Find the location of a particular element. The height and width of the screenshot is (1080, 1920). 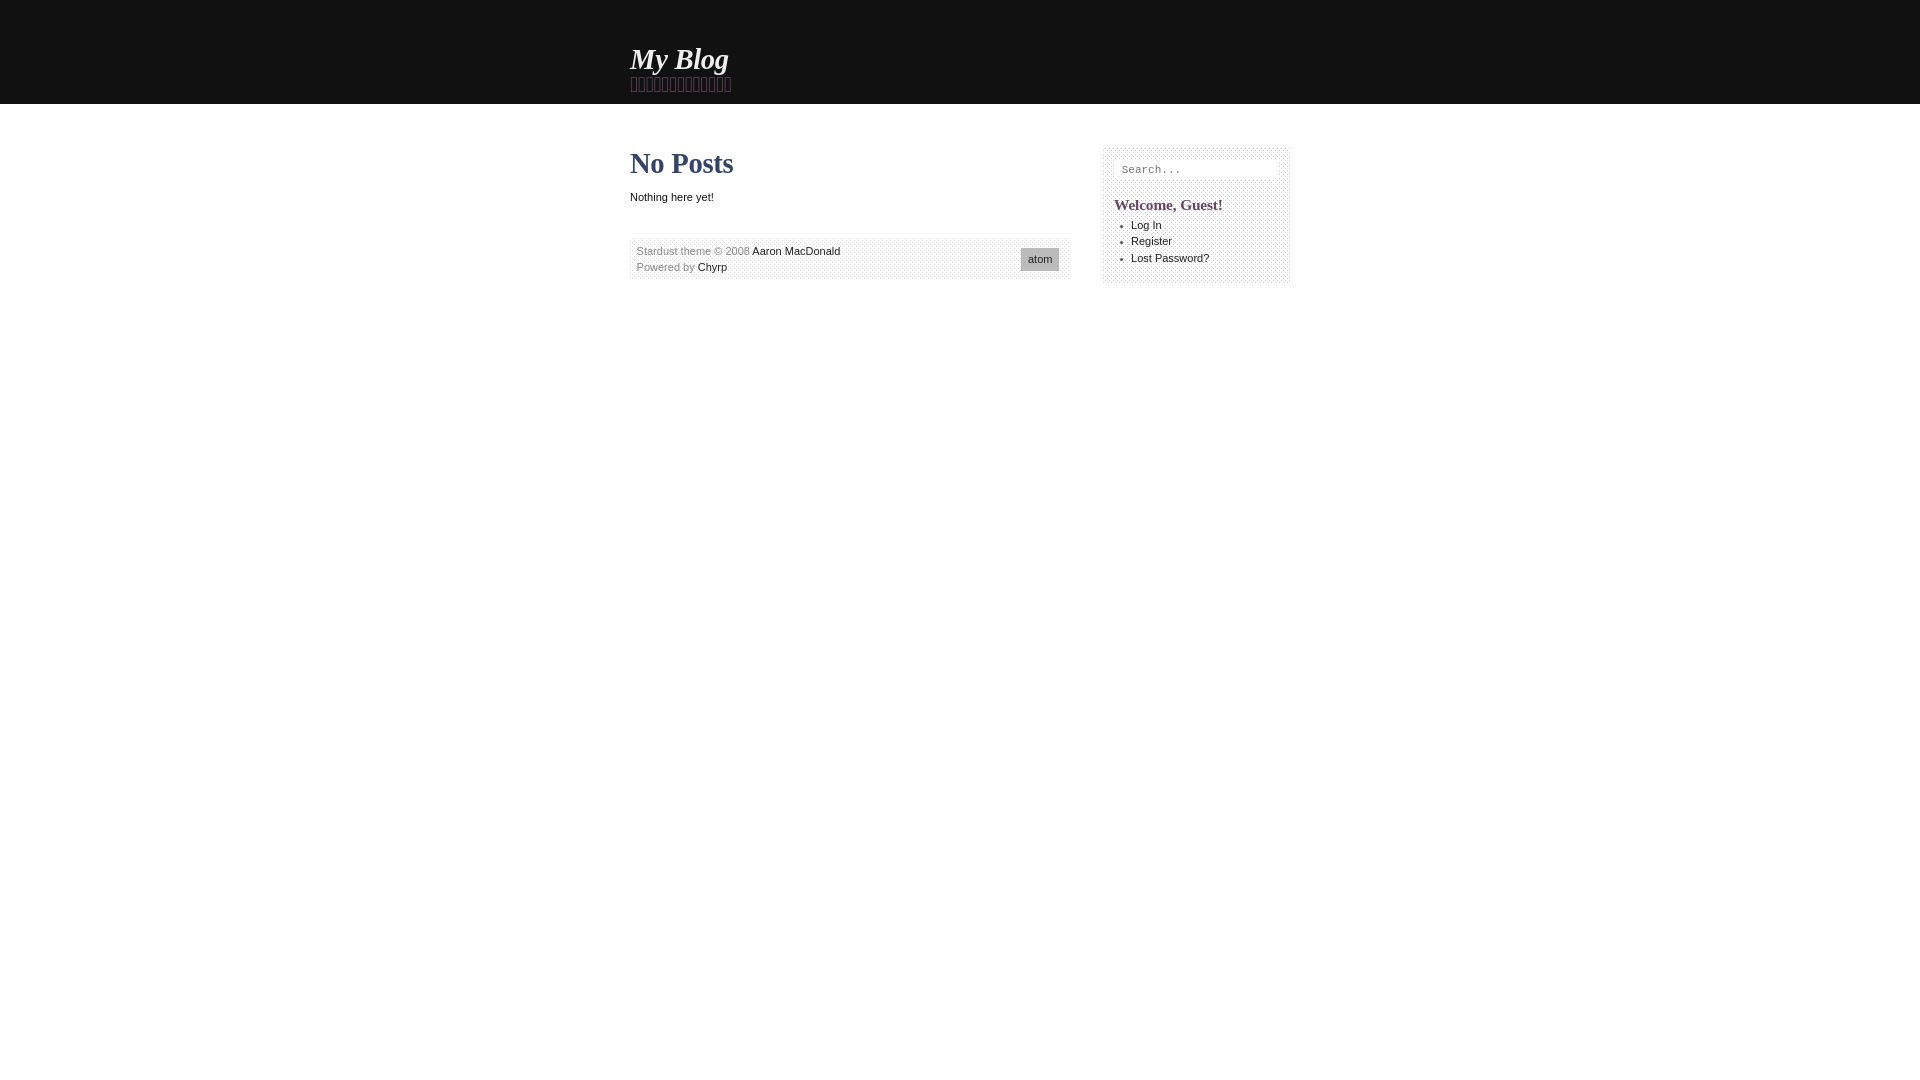

'Register' is located at coordinates (1151, 239).